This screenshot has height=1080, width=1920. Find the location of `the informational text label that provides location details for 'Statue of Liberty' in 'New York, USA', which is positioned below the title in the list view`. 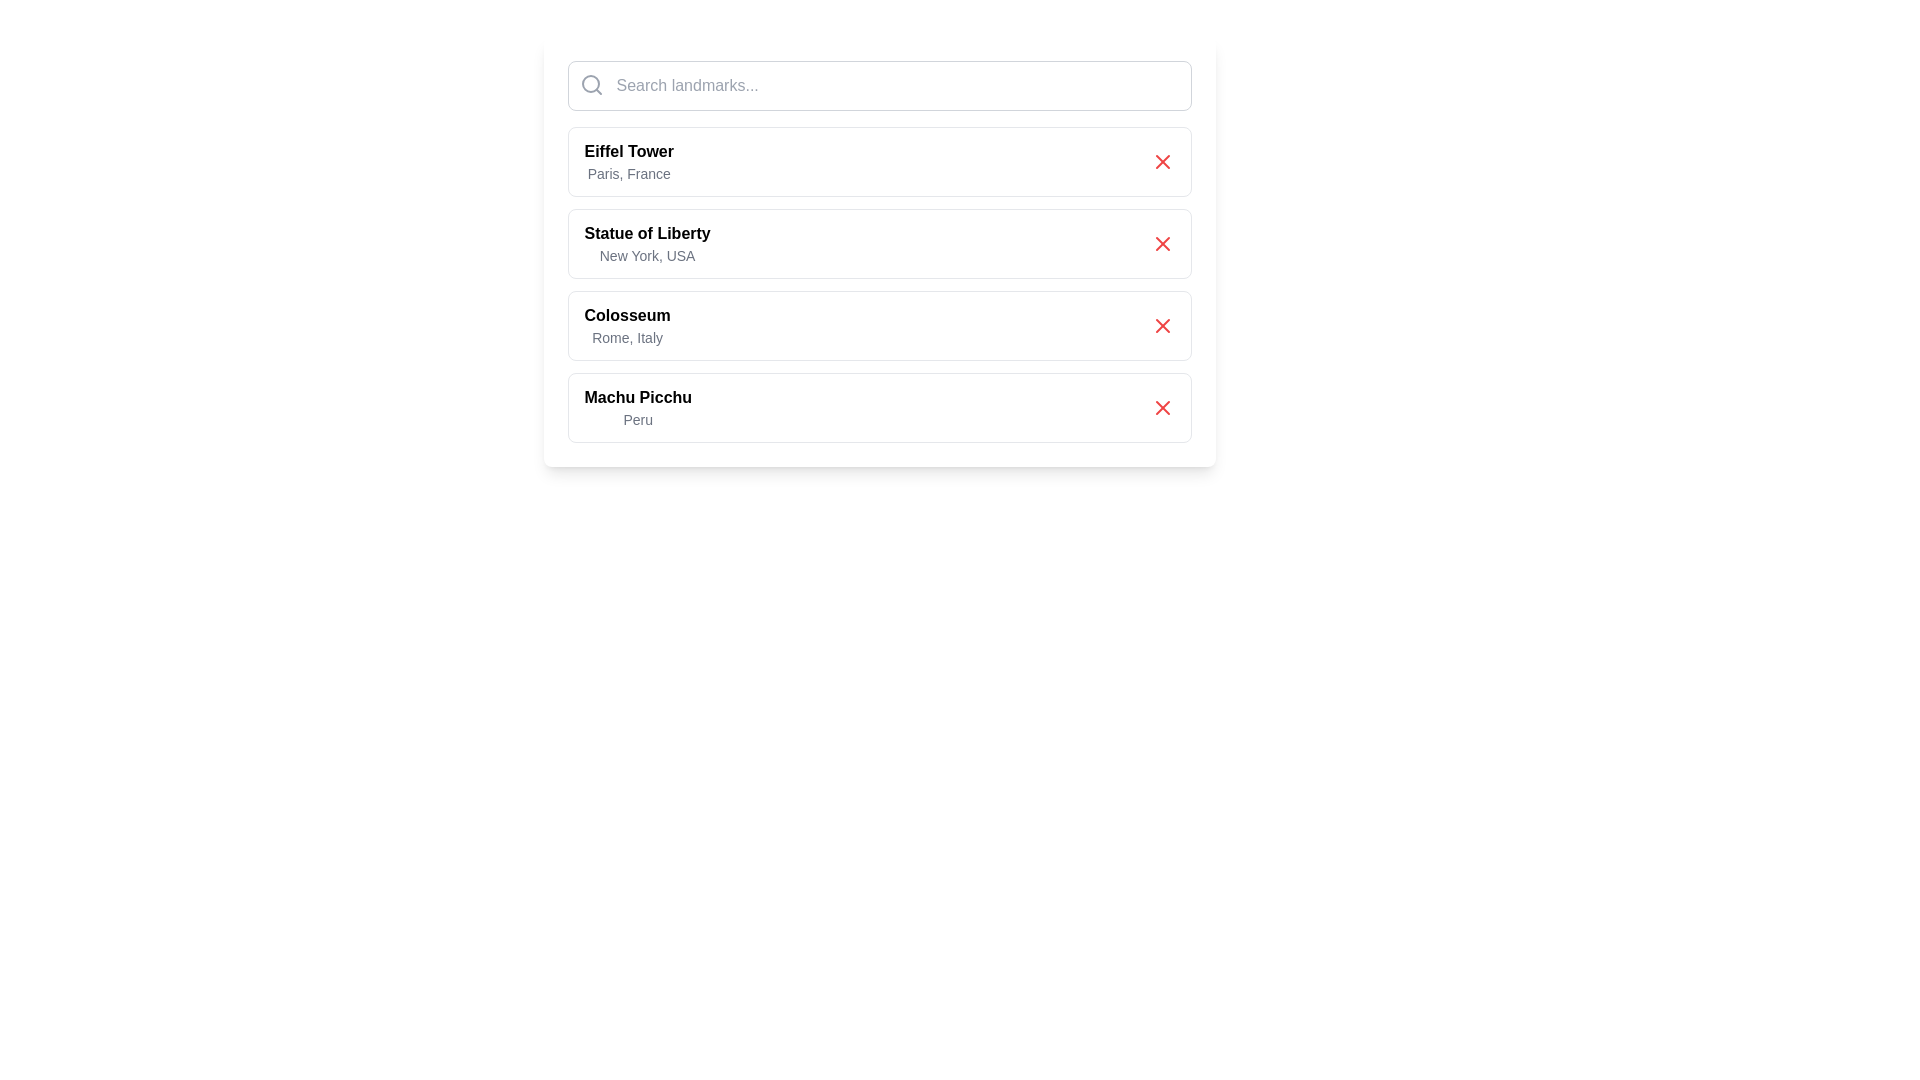

the informational text label that provides location details for 'Statue of Liberty' in 'New York, USA', which is positioned below the title in the list view is located at coordinates (647, 254).